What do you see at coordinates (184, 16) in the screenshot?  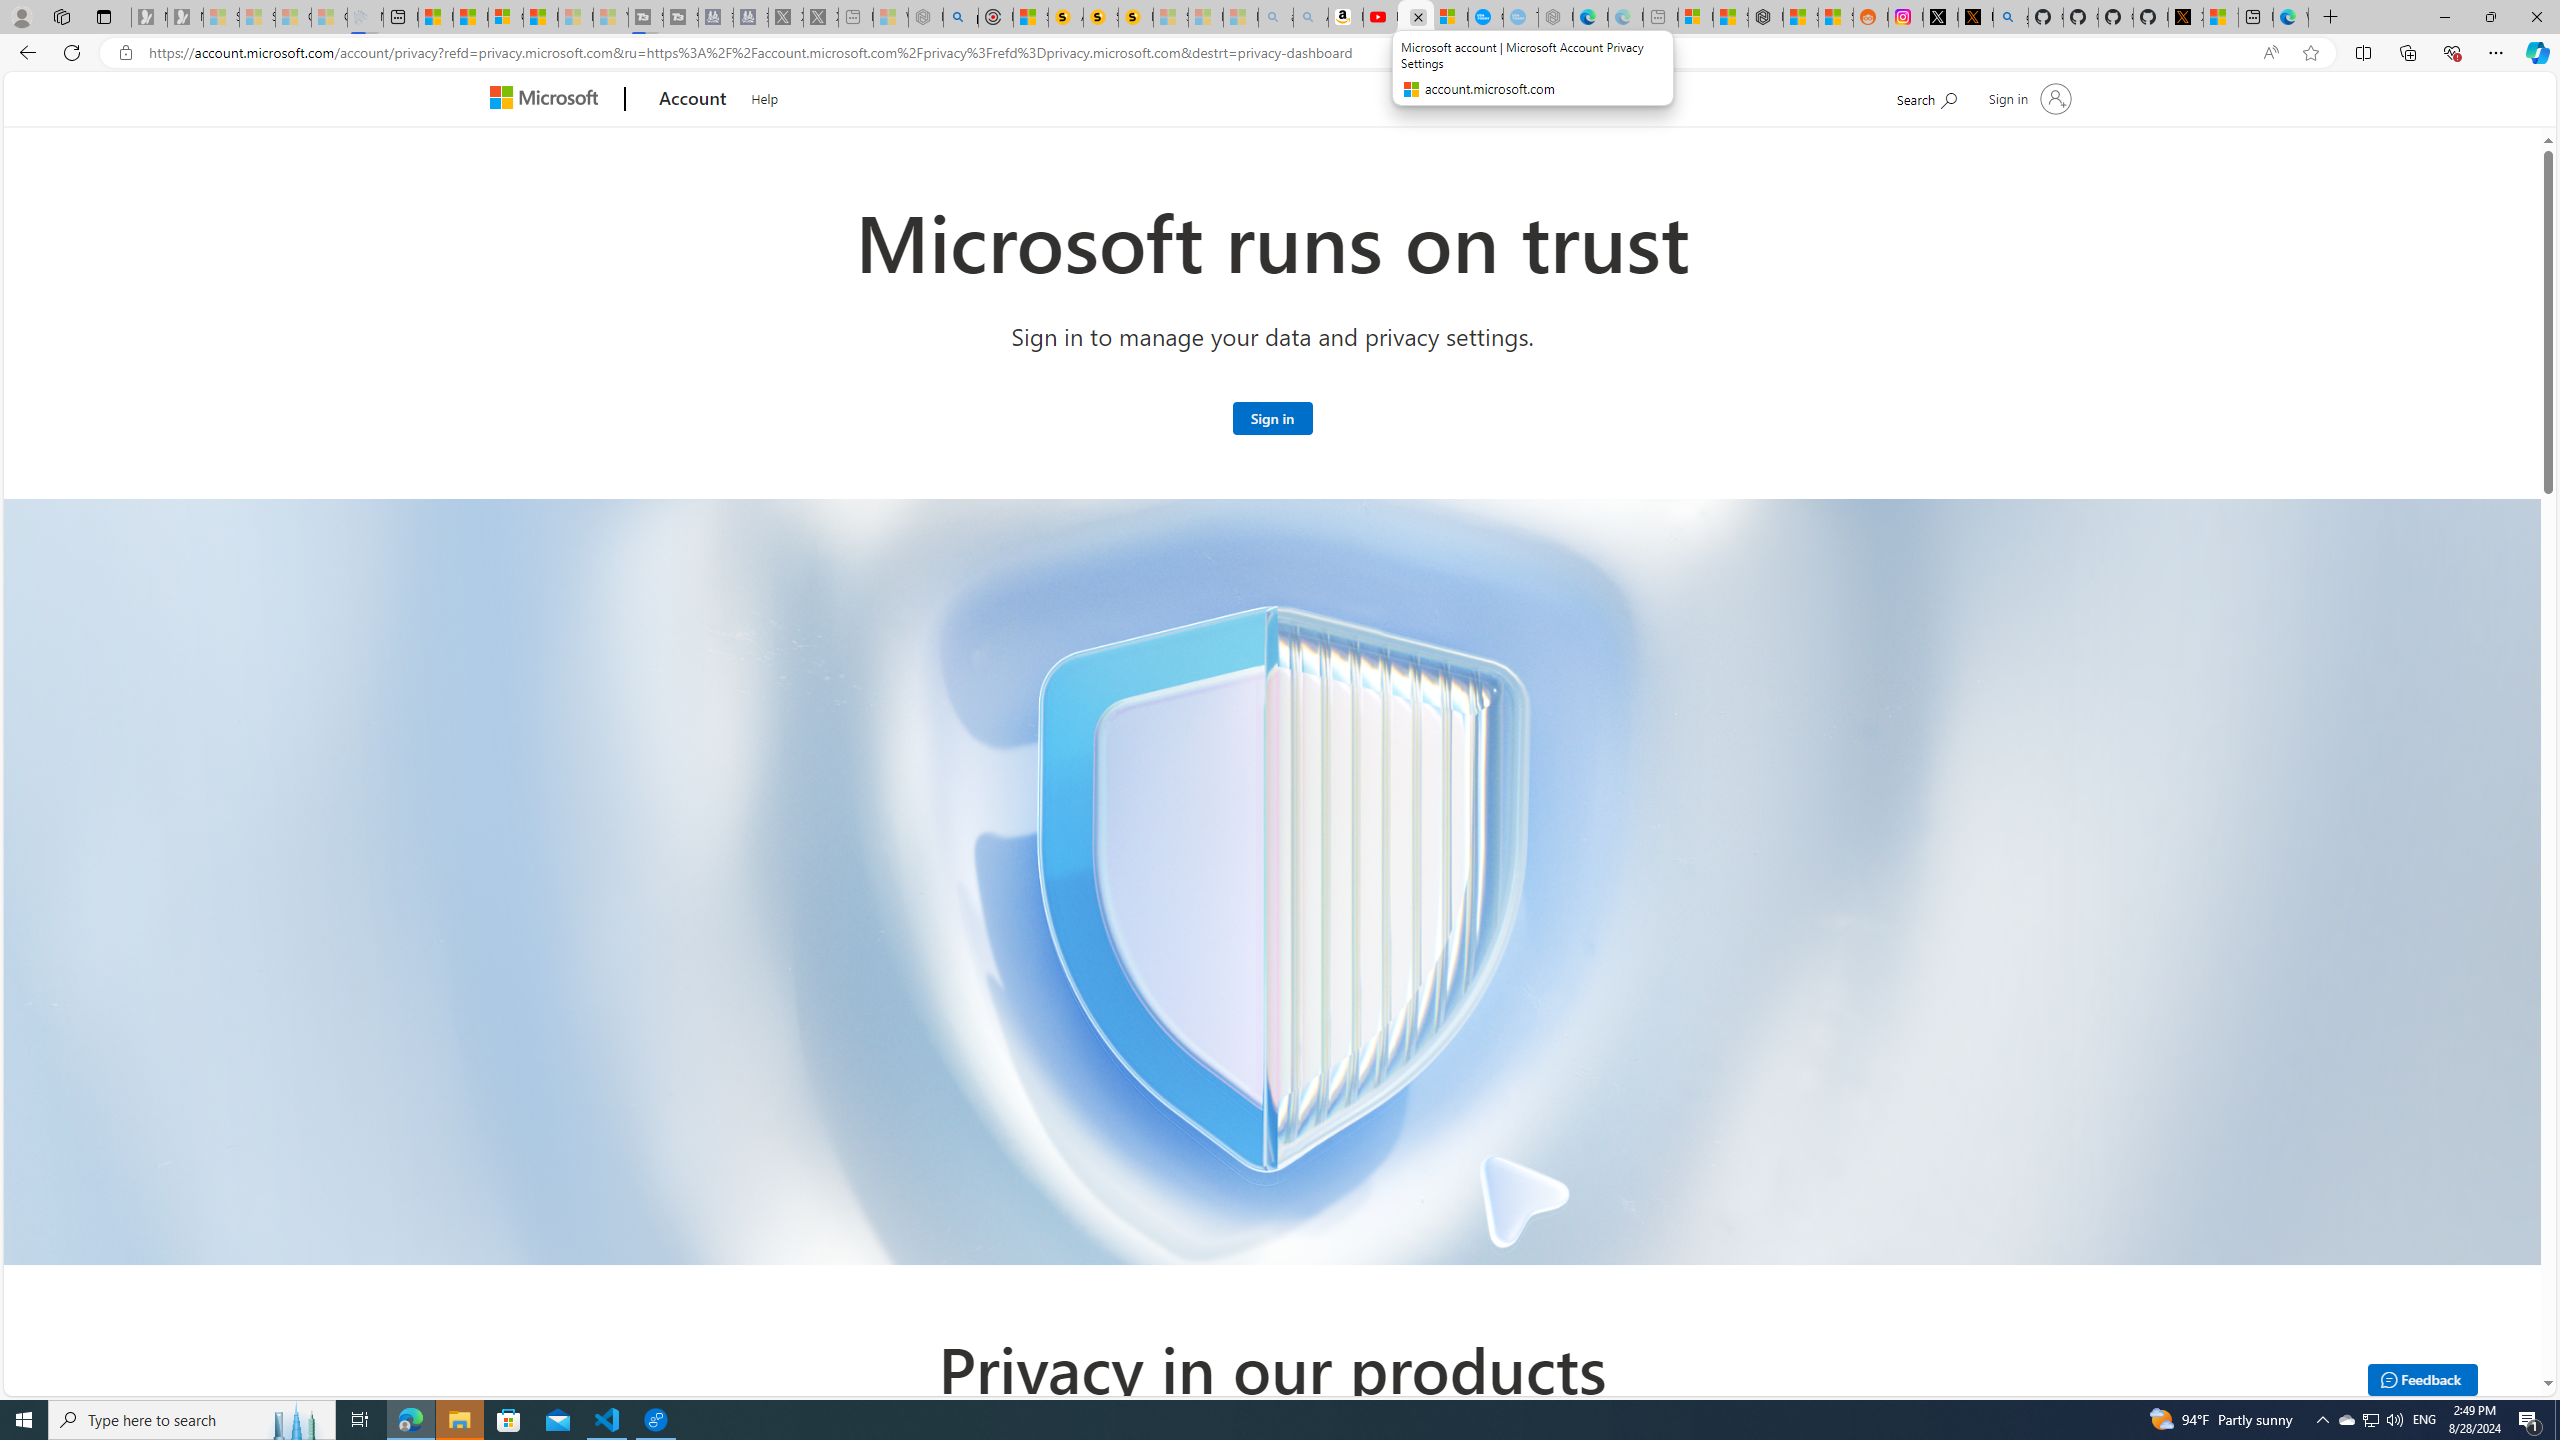 I see `'Newsletter Sign Up - Sleeping'` at bounding box center [184, 16].